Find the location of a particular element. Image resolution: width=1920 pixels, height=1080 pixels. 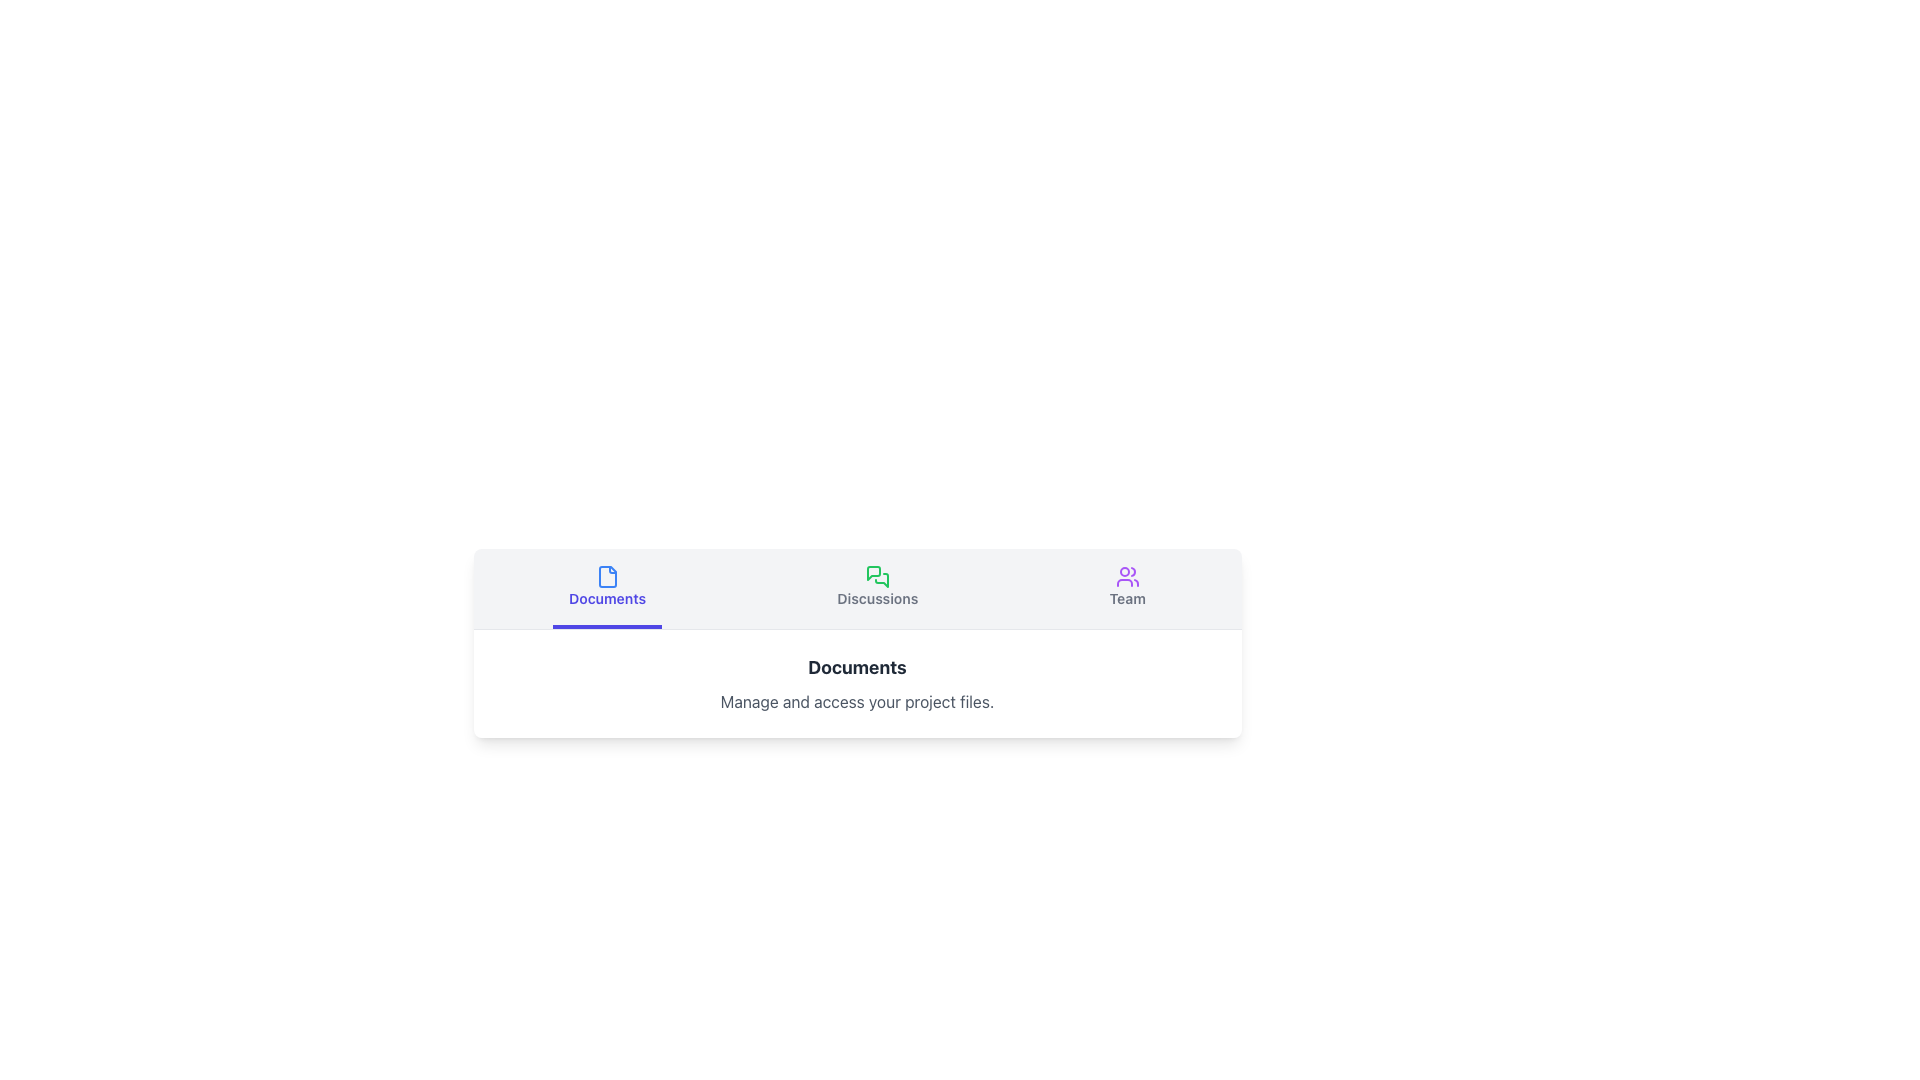

the 'Documents' button, which is a blue file icon with bold indigo text and an indigo underline is located at coordinates (606, 587).